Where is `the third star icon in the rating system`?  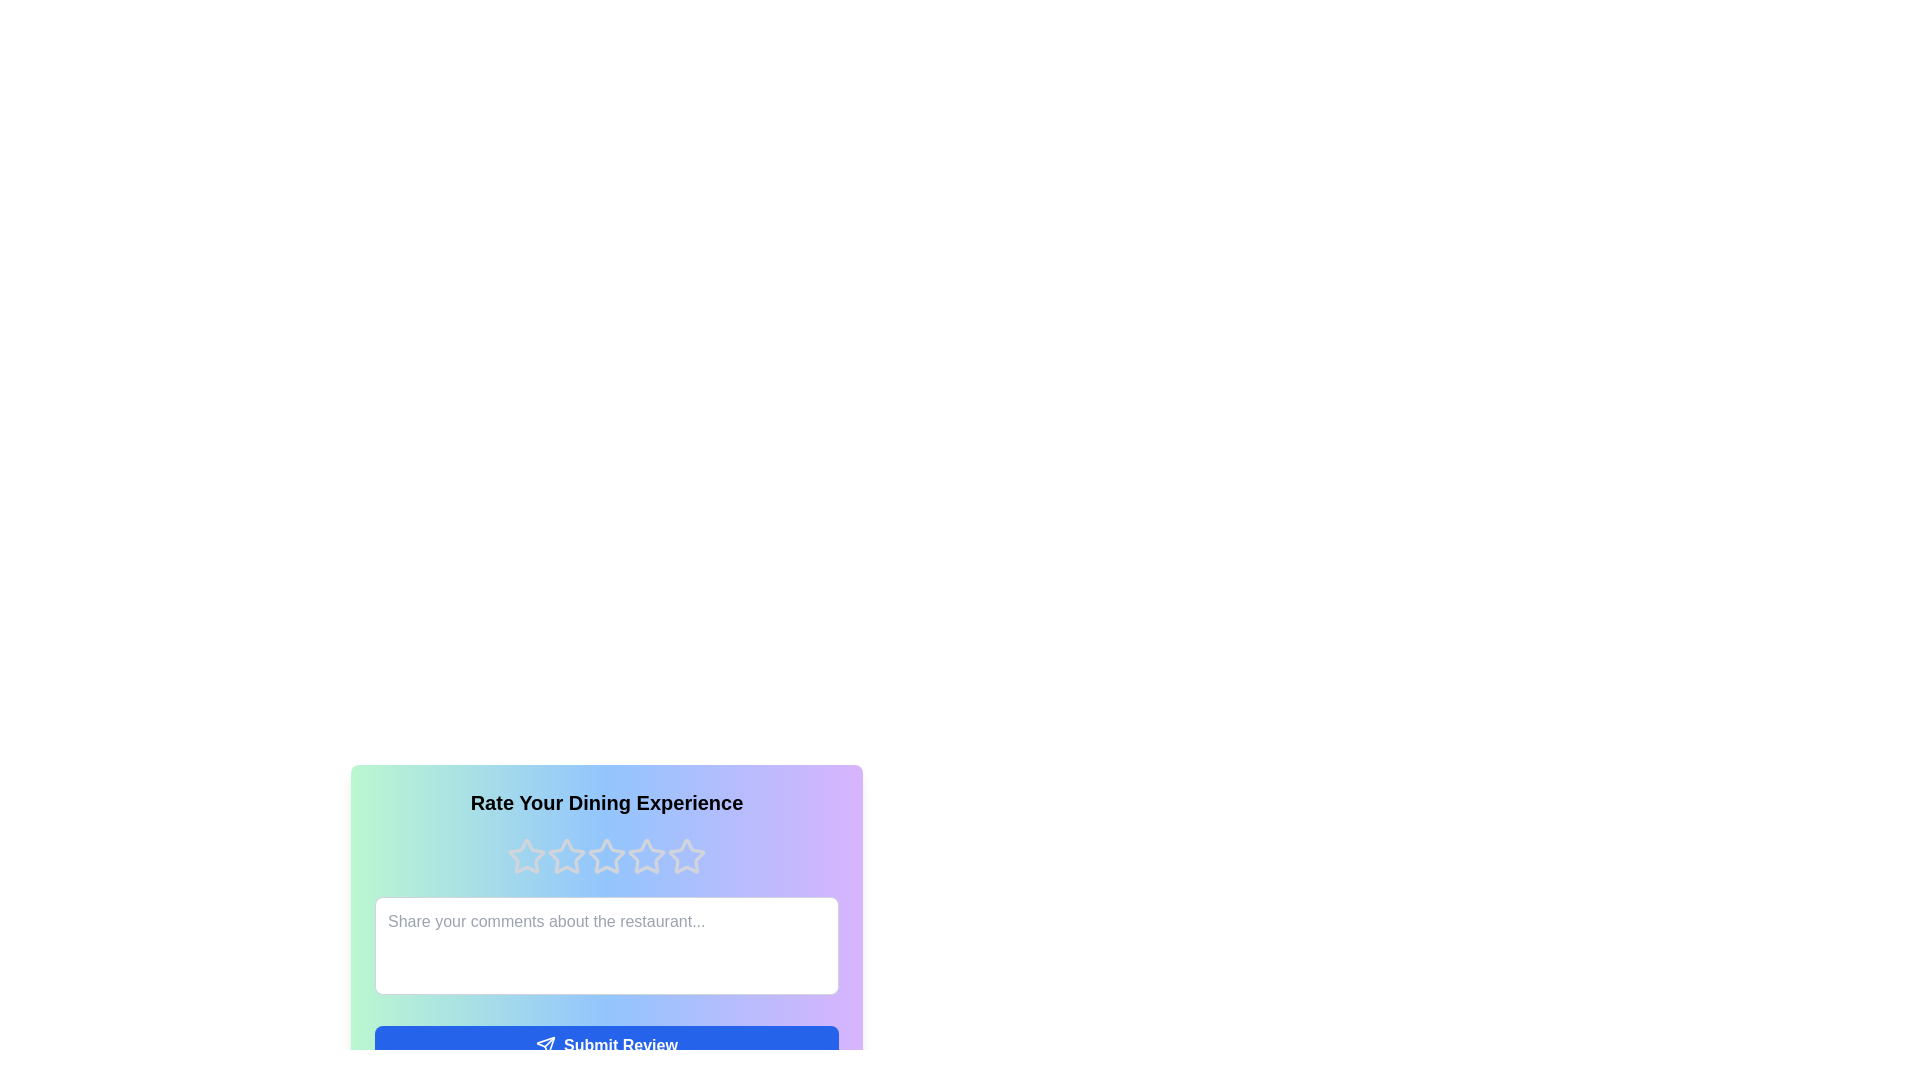
the third star icon in the rating system is located at coordinates (605, 855).